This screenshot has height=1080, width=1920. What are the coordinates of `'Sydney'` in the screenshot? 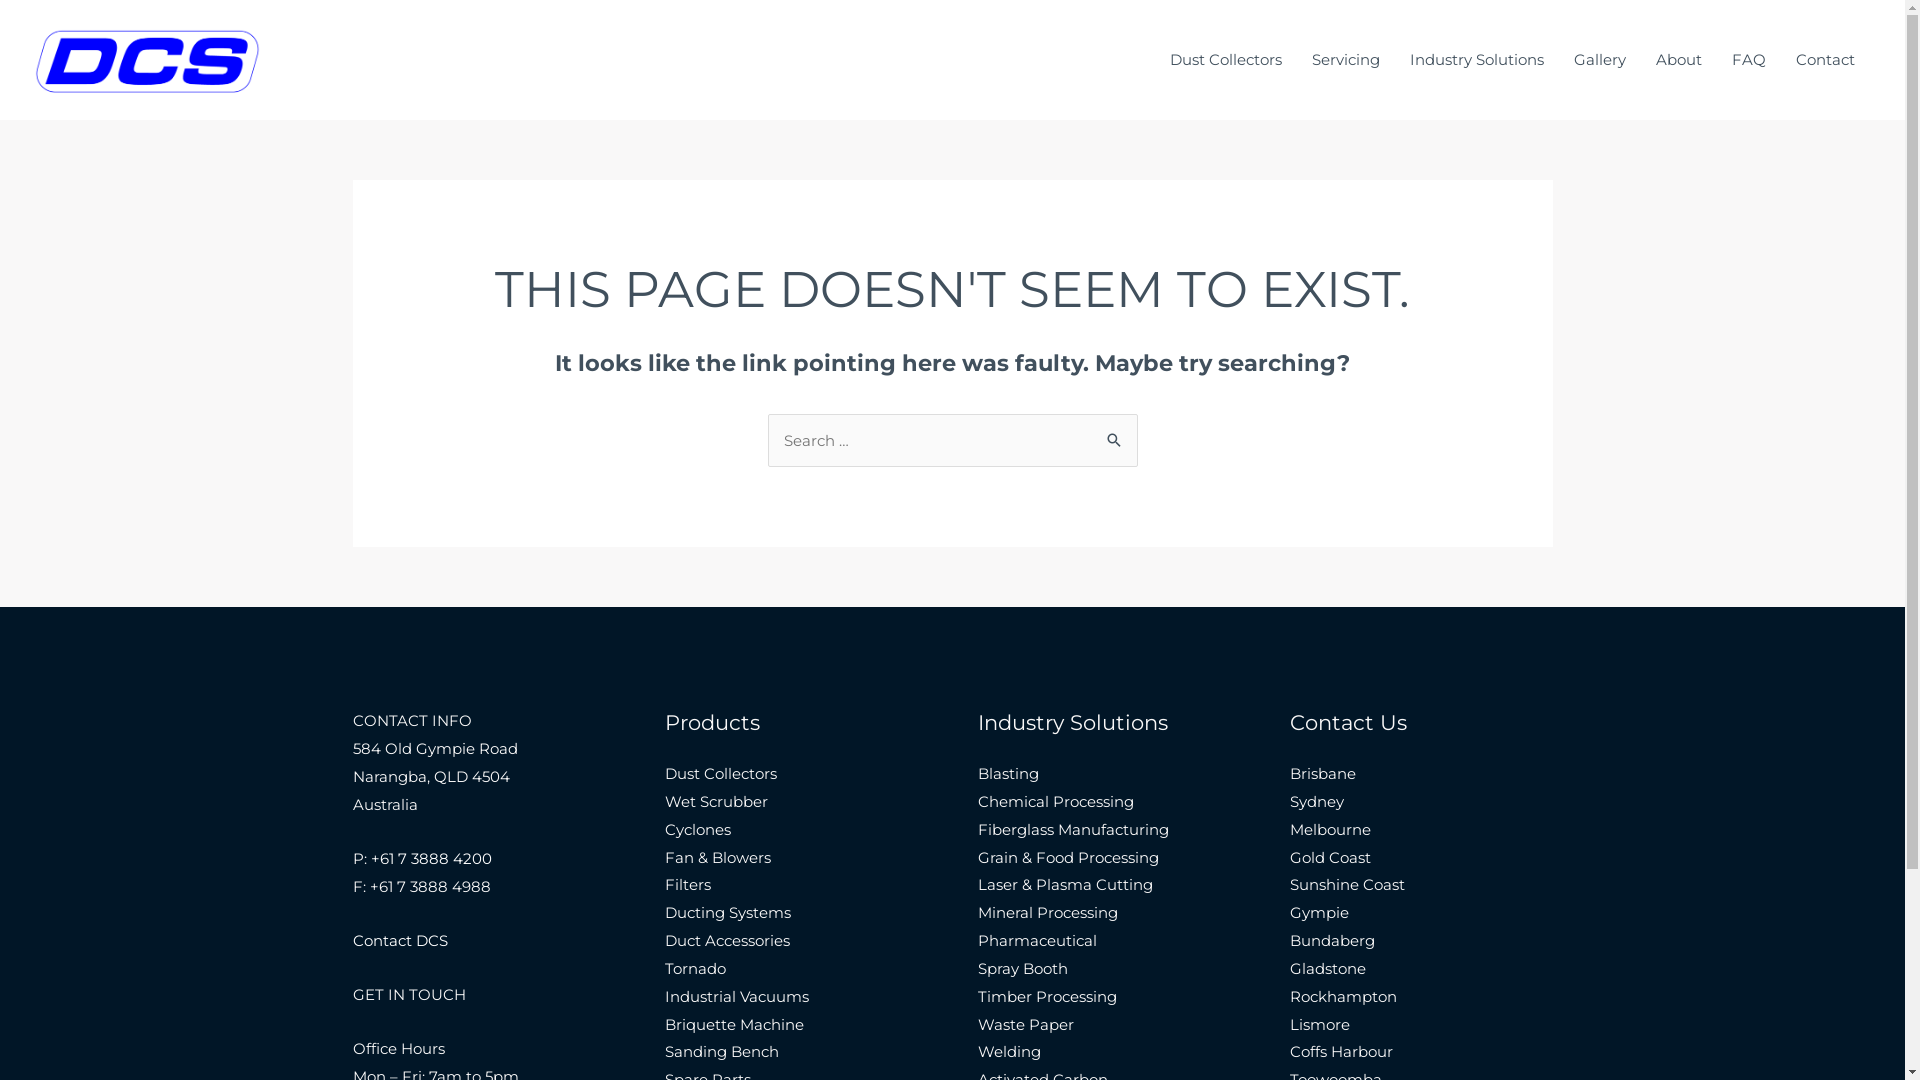 It's located at (1316, 800).